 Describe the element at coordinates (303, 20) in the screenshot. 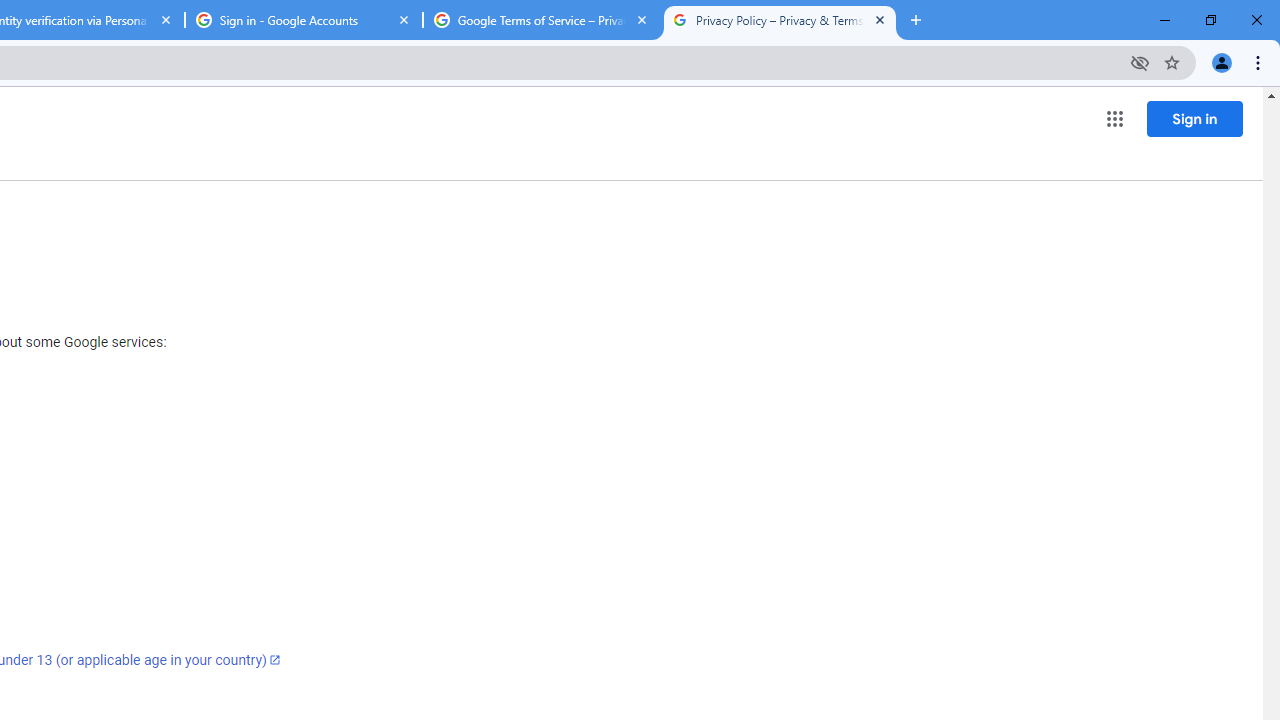

I see `'Sign in - Google Accounts'` at that location.